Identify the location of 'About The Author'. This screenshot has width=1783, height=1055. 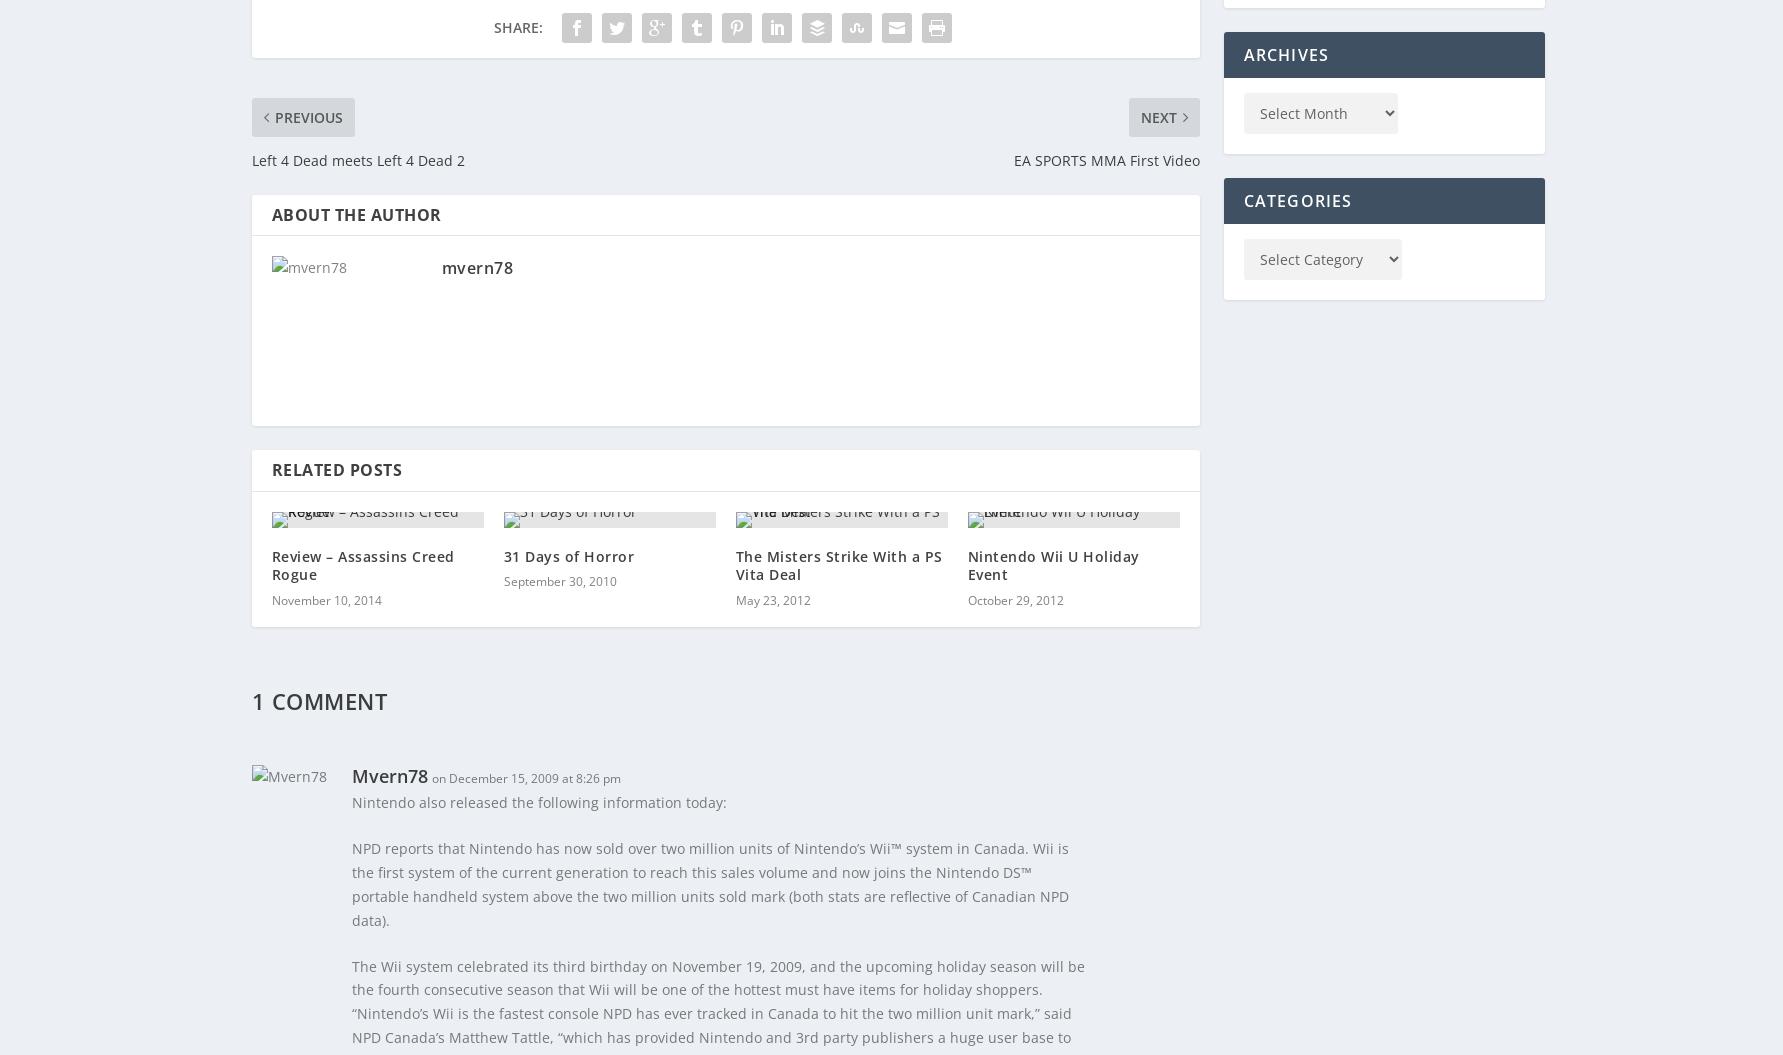
(355, 212).